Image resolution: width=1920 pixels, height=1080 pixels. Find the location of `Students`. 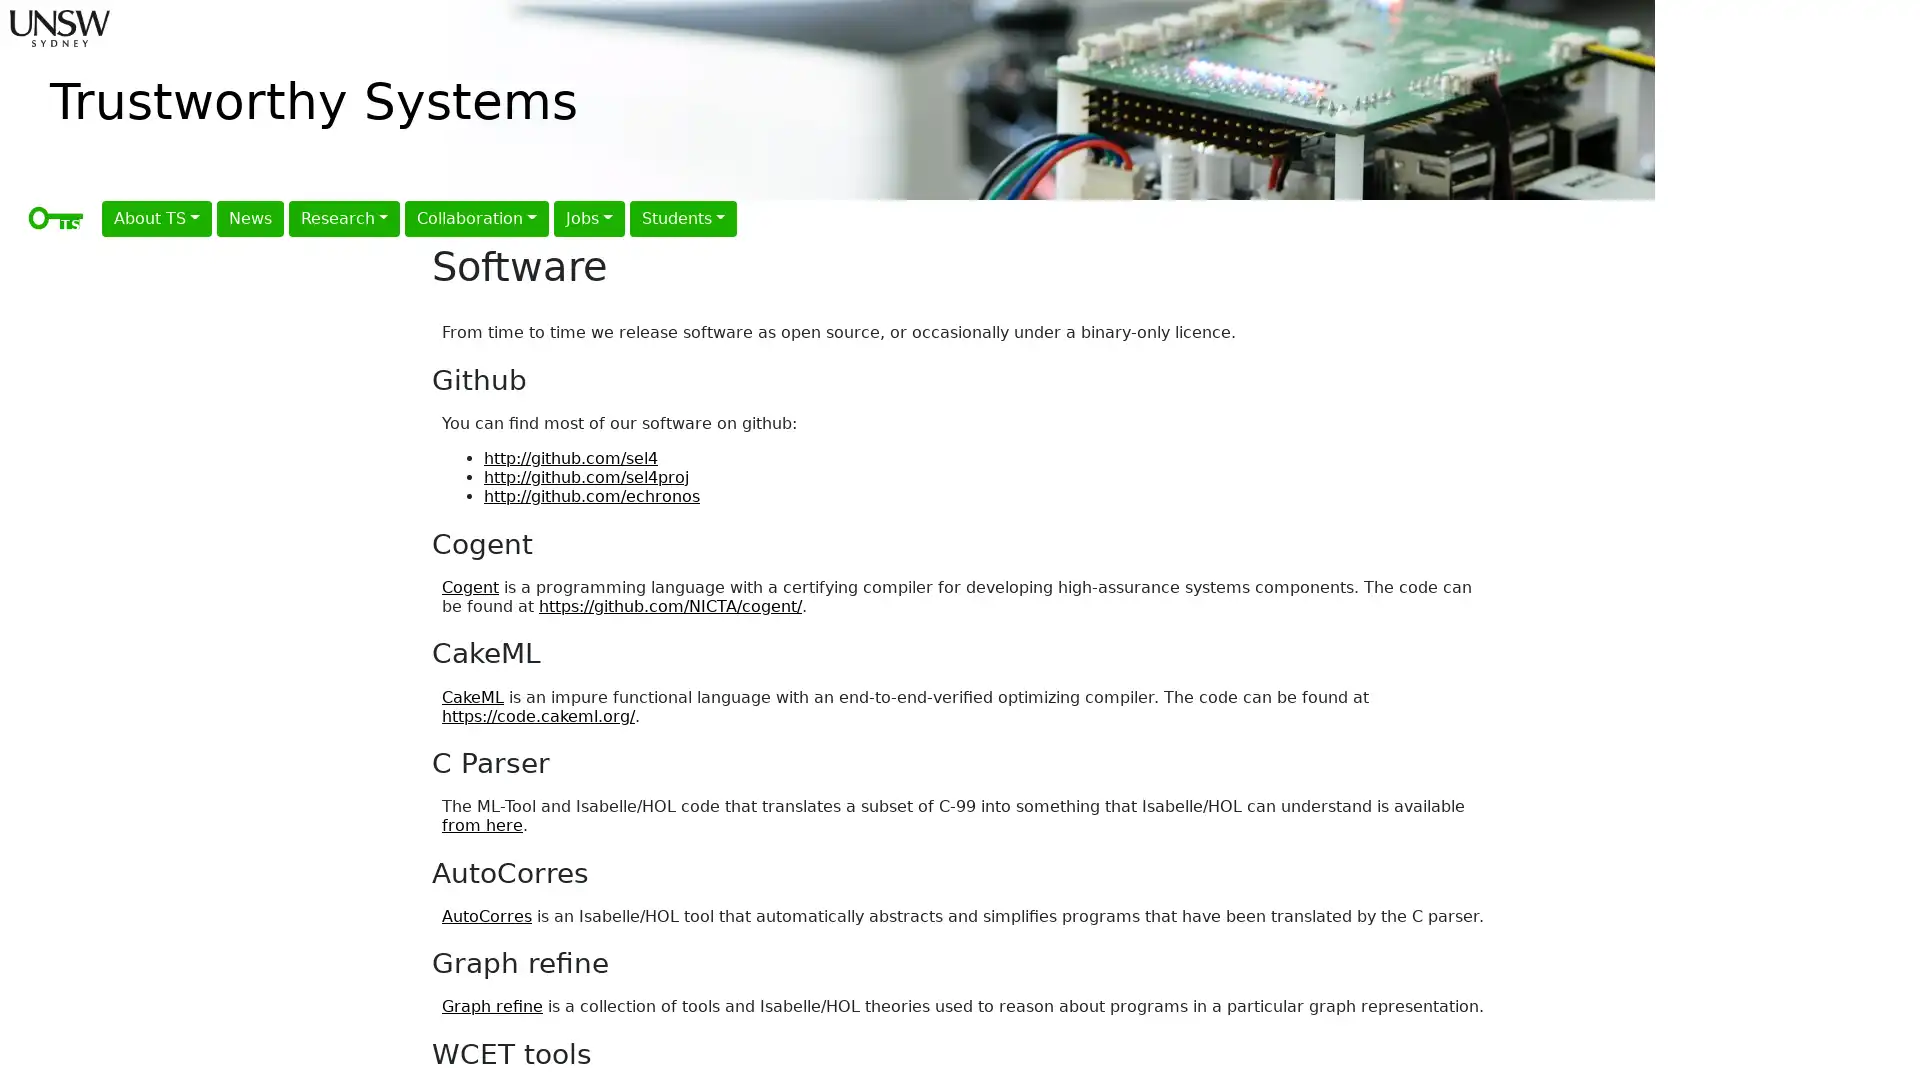

Students is located at coordinates (682, 218).